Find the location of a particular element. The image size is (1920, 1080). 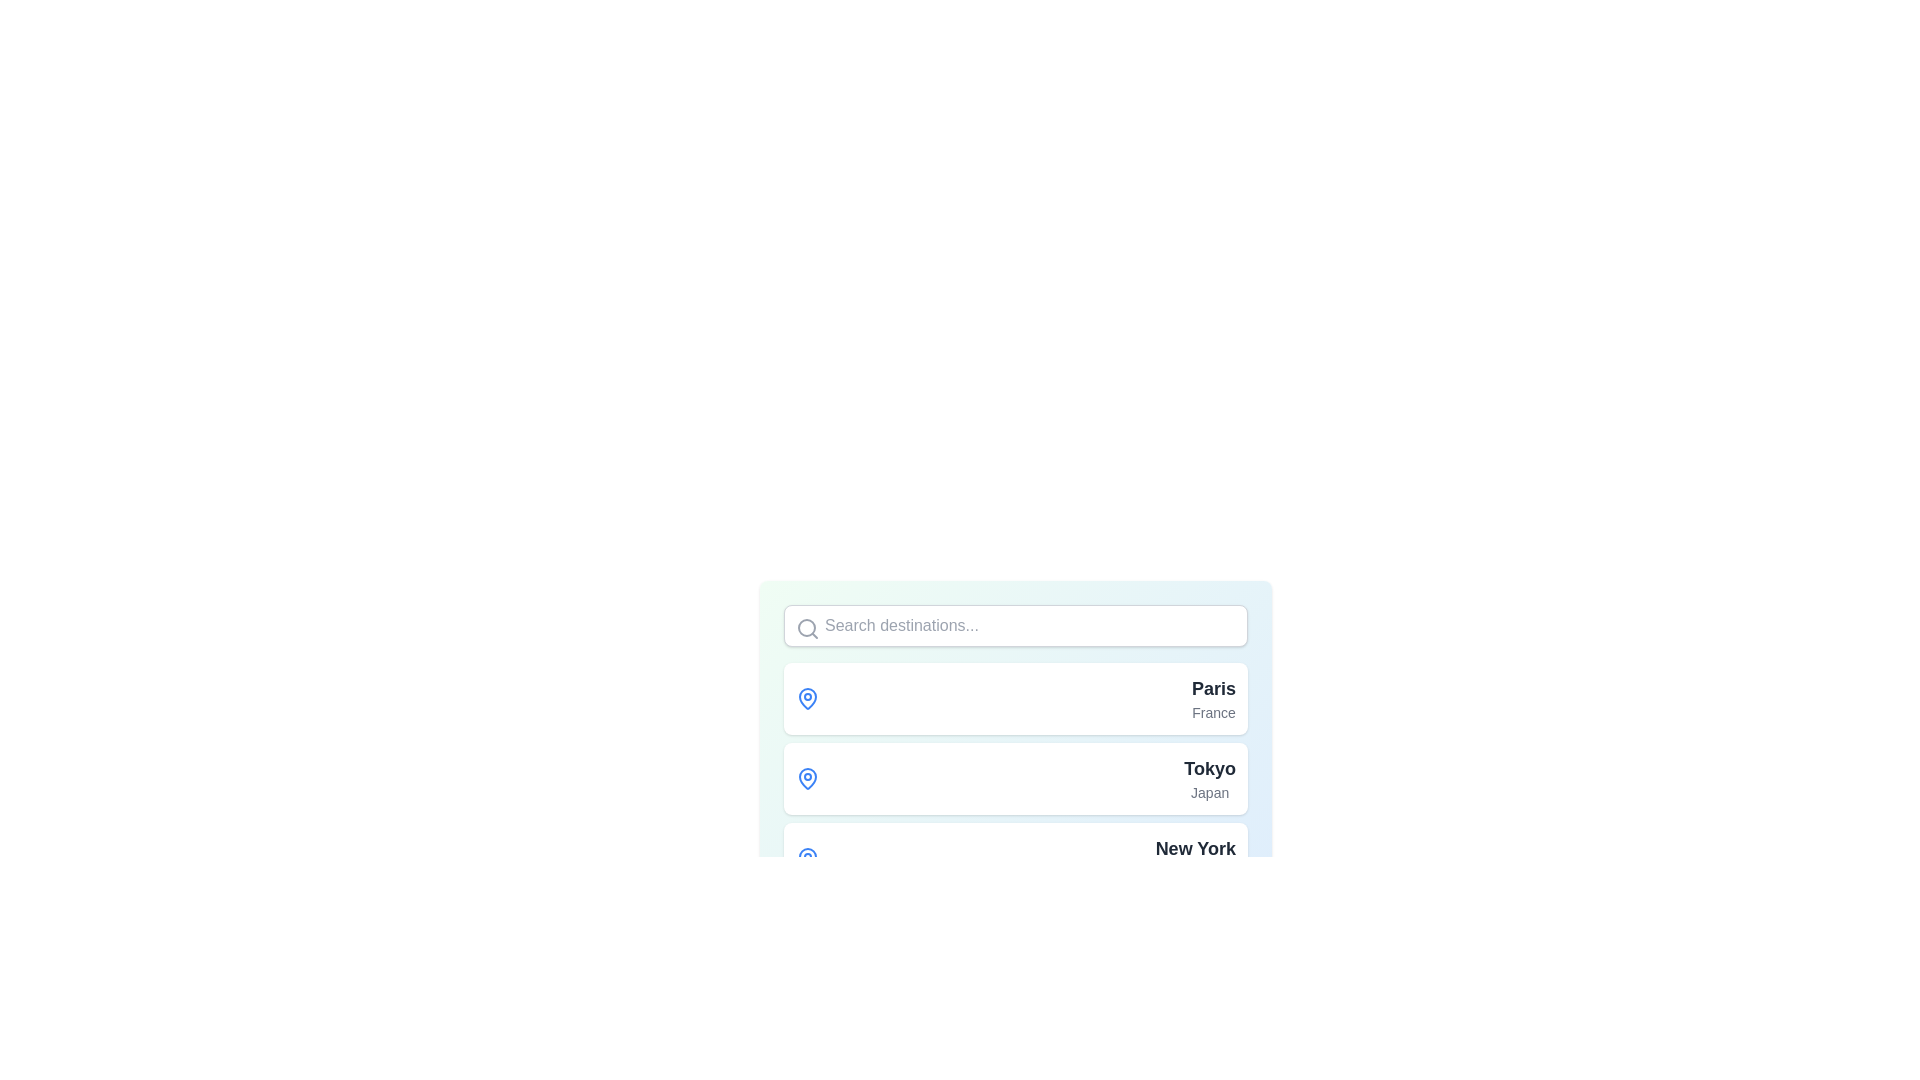

the header text element displaying 'Paris' in bold, larger font, which is dark gray and positioned above the text 'France' in the right-middle region of the interface is located at coordinates (1213, 688).